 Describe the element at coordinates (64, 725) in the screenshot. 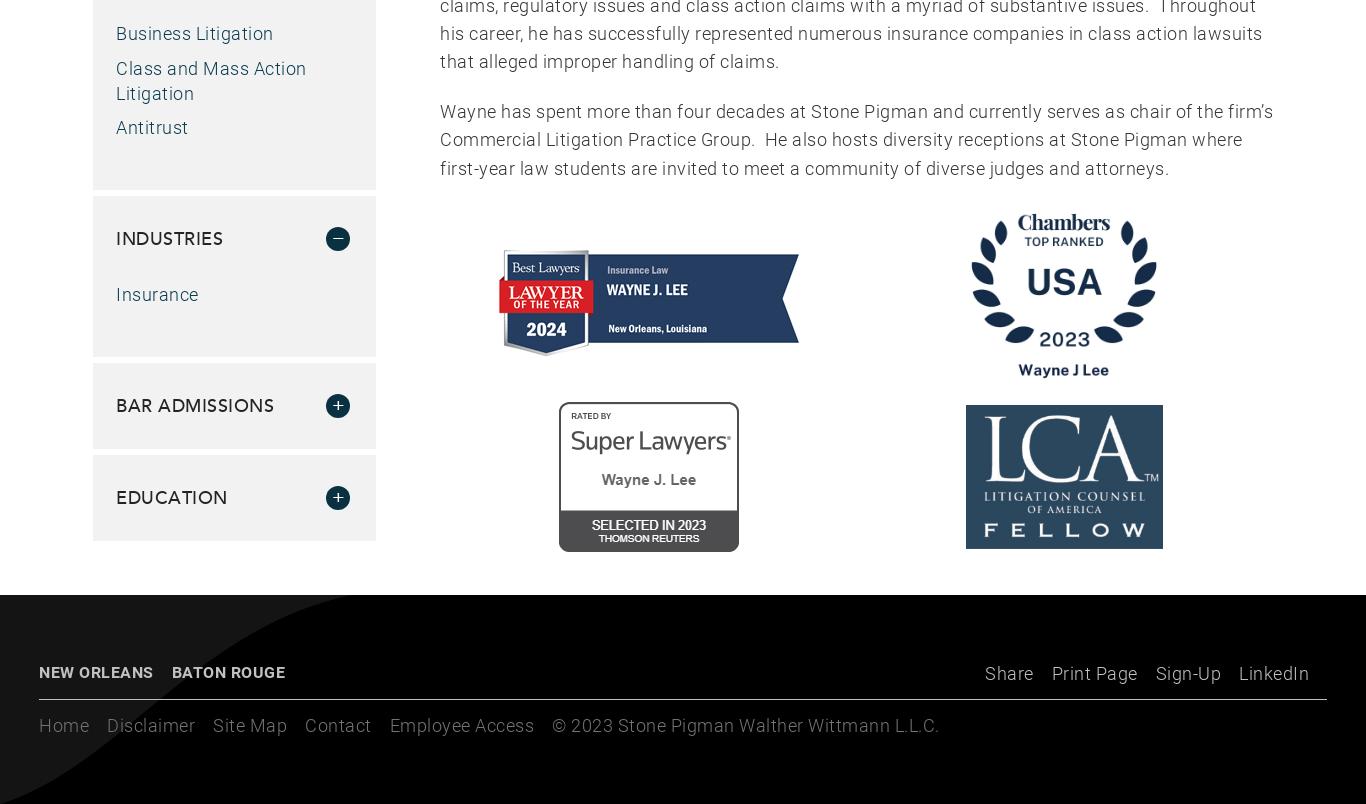

I see `'Home'` at that location.